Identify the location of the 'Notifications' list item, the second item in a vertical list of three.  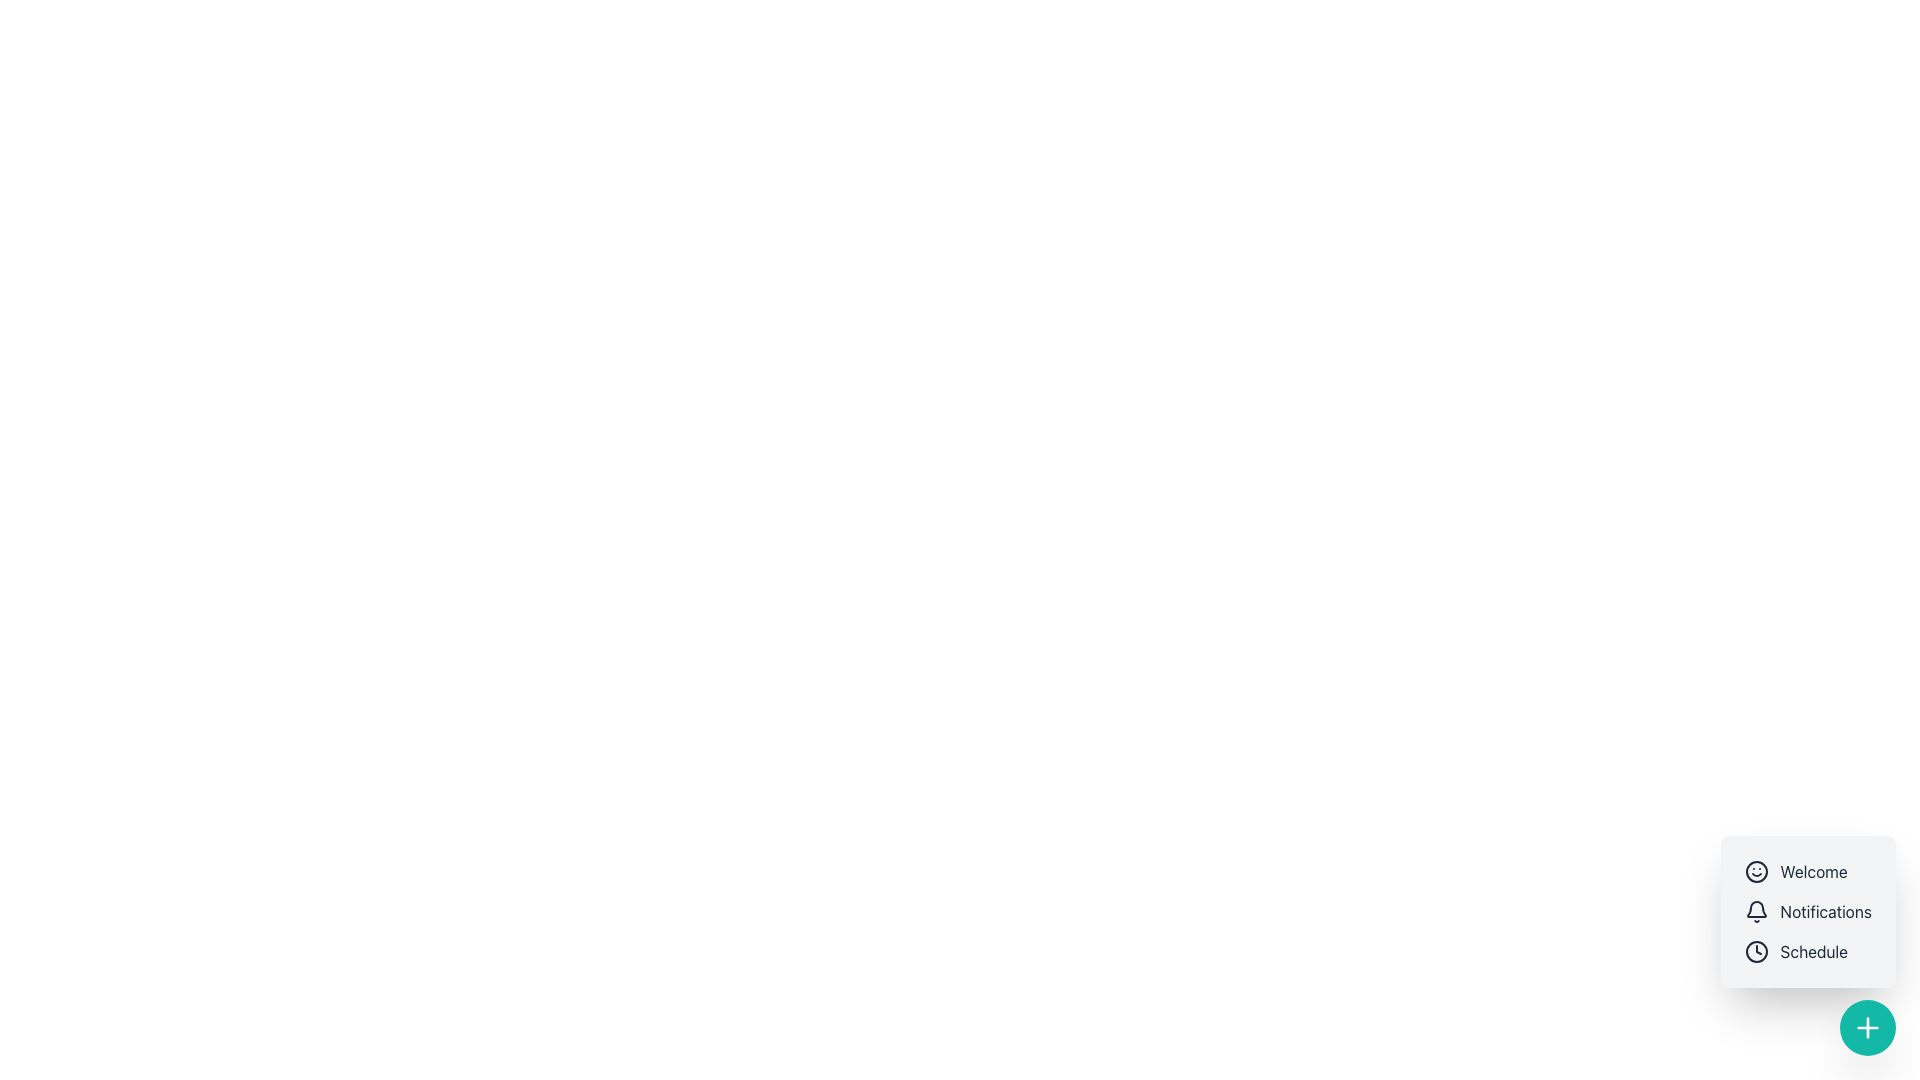
(1808, 911).